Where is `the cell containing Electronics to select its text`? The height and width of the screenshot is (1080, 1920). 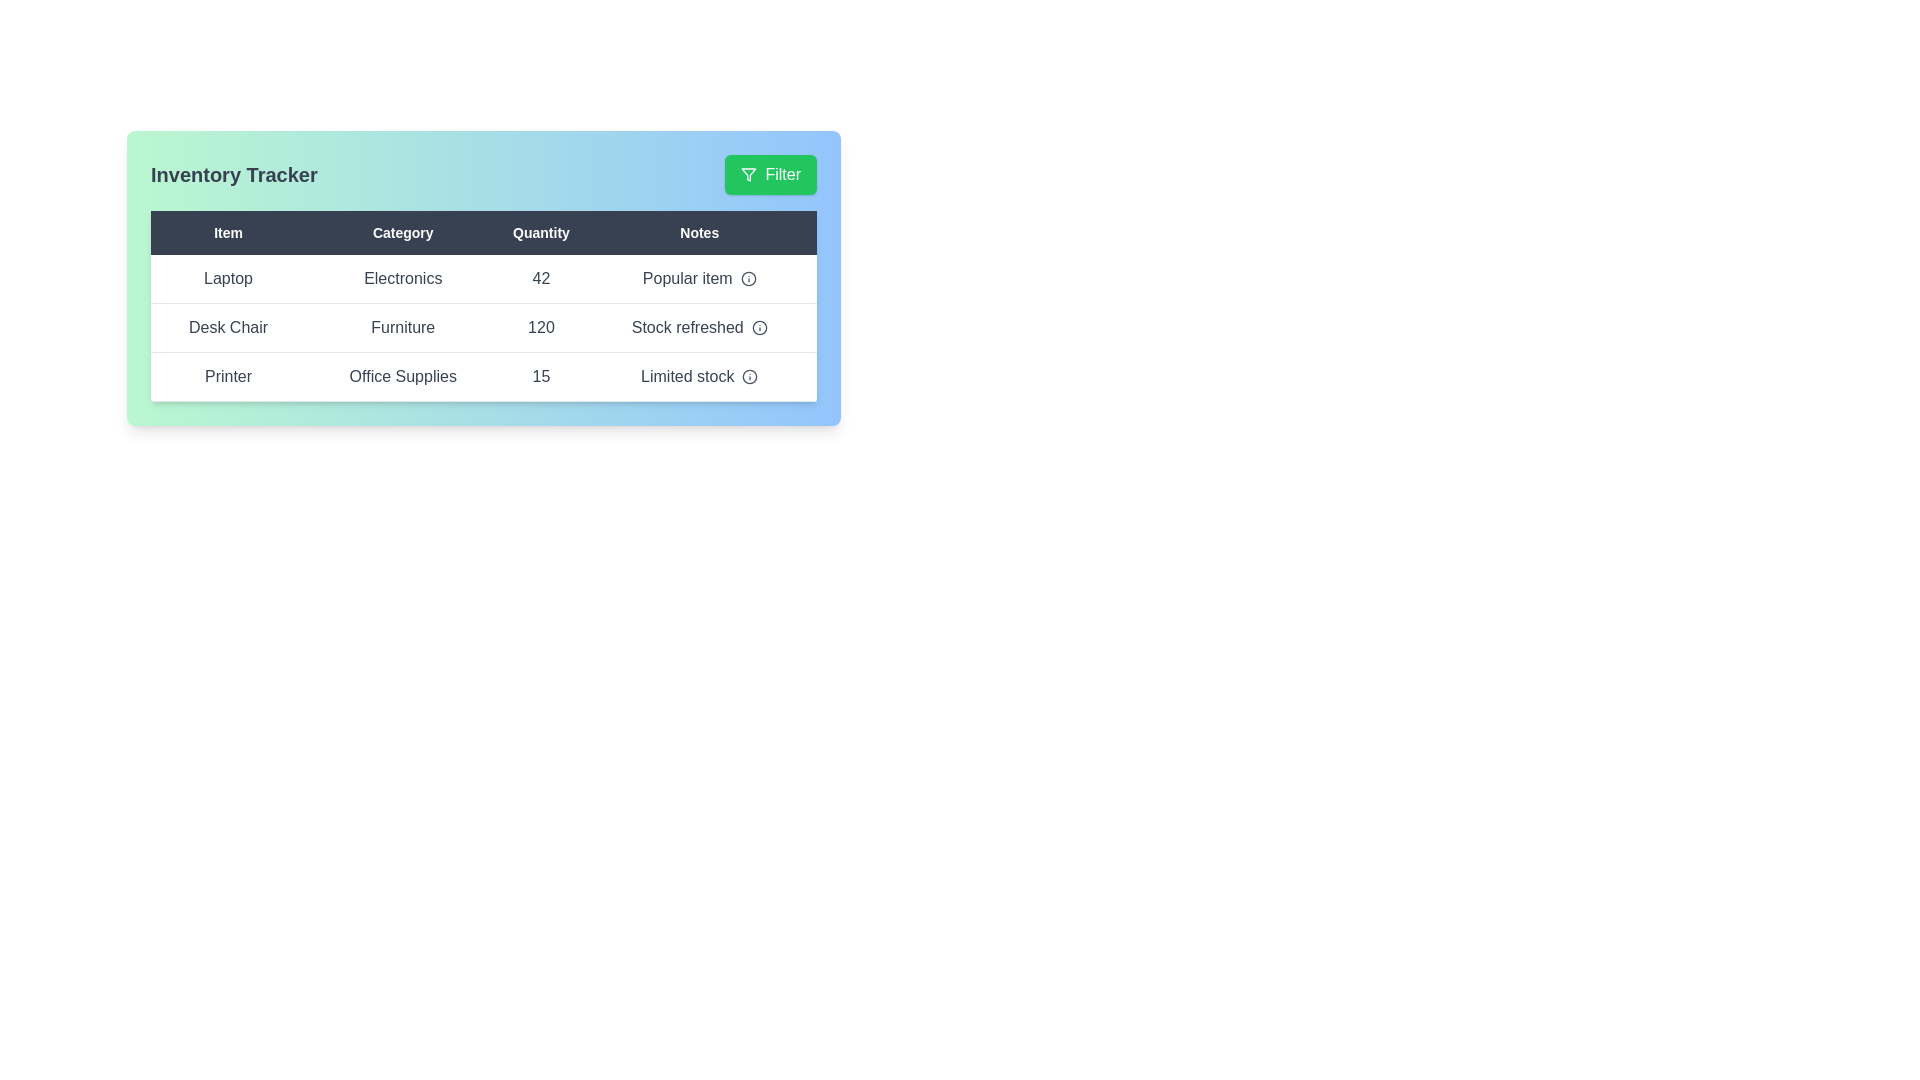
the cell containing Electronics to select its text is located at coordinates (402, 279).